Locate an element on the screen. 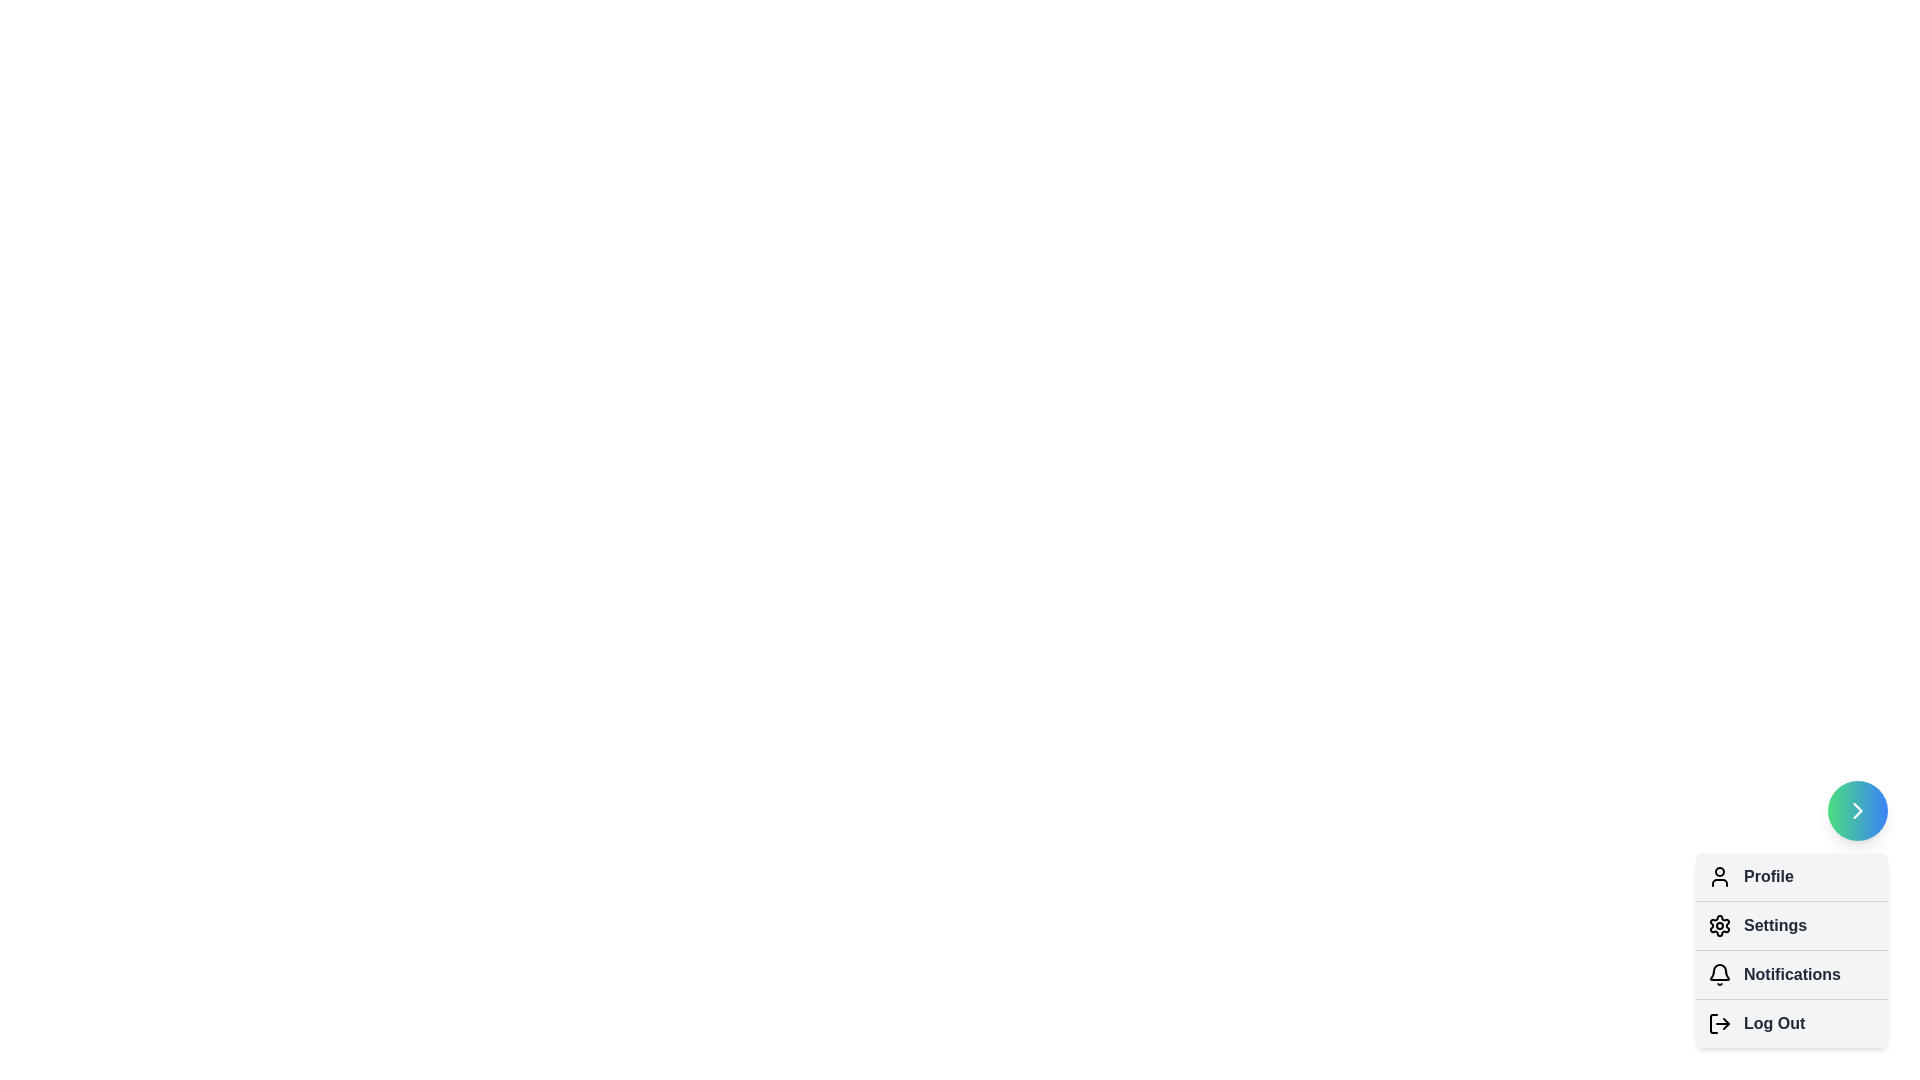 The image size is (1920, 1080). the toggle button to change the menu visibility is located at coordinates (1856, 810).